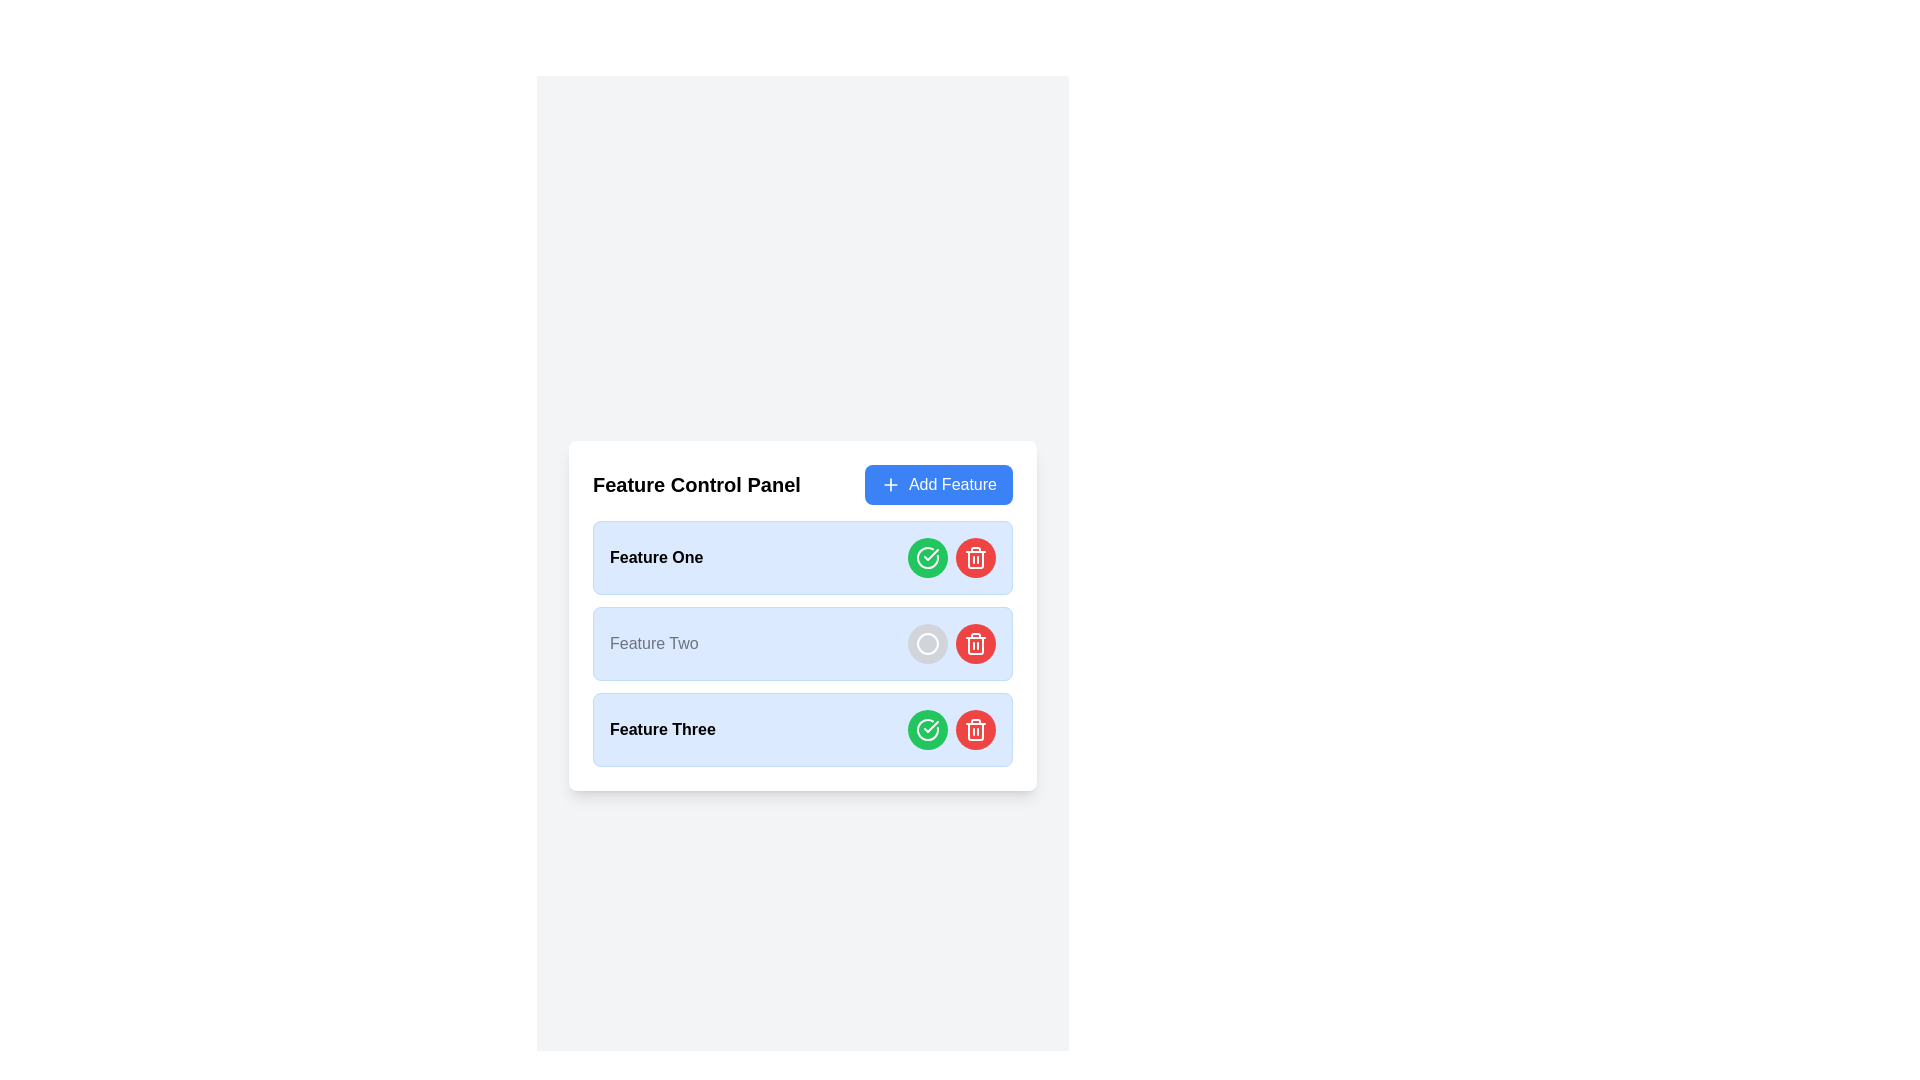  What do you see at coordinates (654, 644) in the screenshot?
I see `the text label that identifies the second feature in the list, which is centered in a vertical list structure with a light blue background and rounded corners` at bounding box center [654, 644].